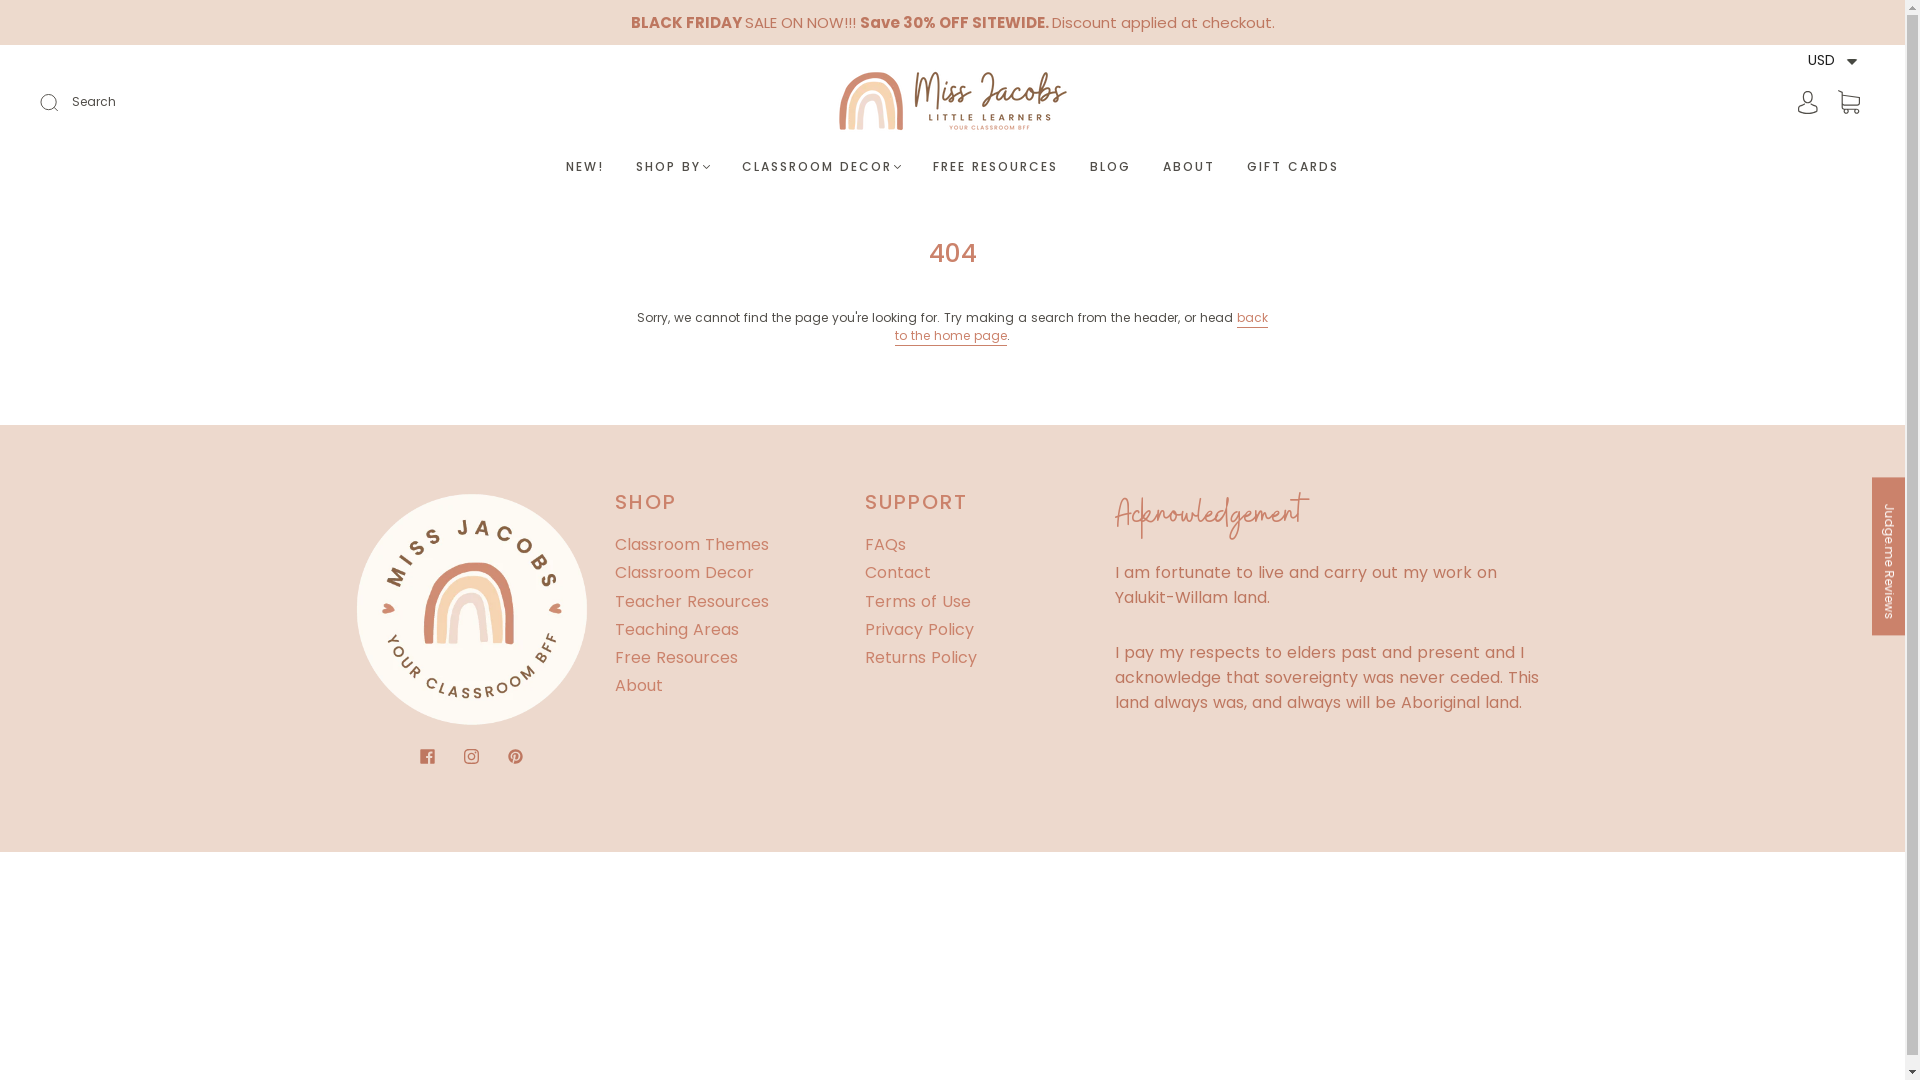 The width and height of the screenshot is (1920, 1080). Describe the element at coordinates (864, 600) in the screenshot. I see `'Terms of Use'` at that location.